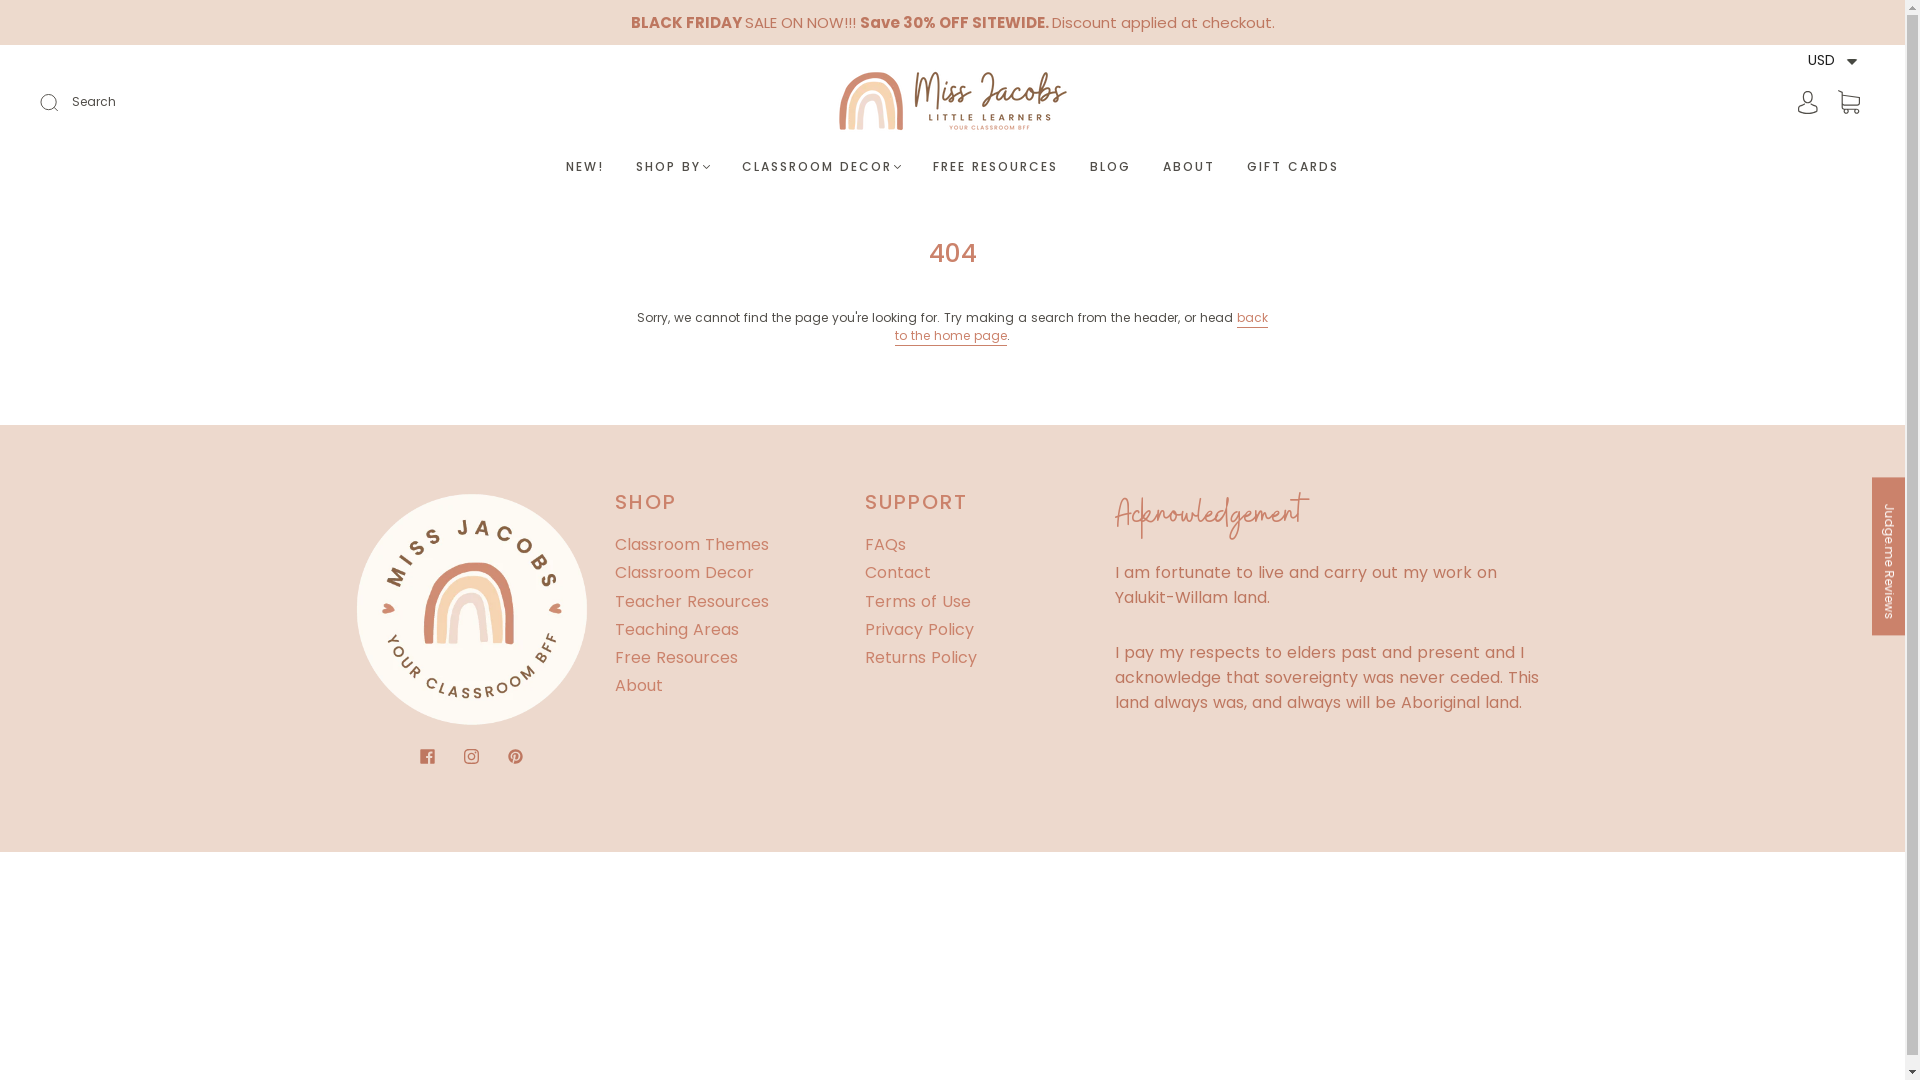 The width and height of the screenshot is (1920, 1080). Describe the element at coordinates (864, 600) in the screenshot. I see `'Terms of Use'` at that location.